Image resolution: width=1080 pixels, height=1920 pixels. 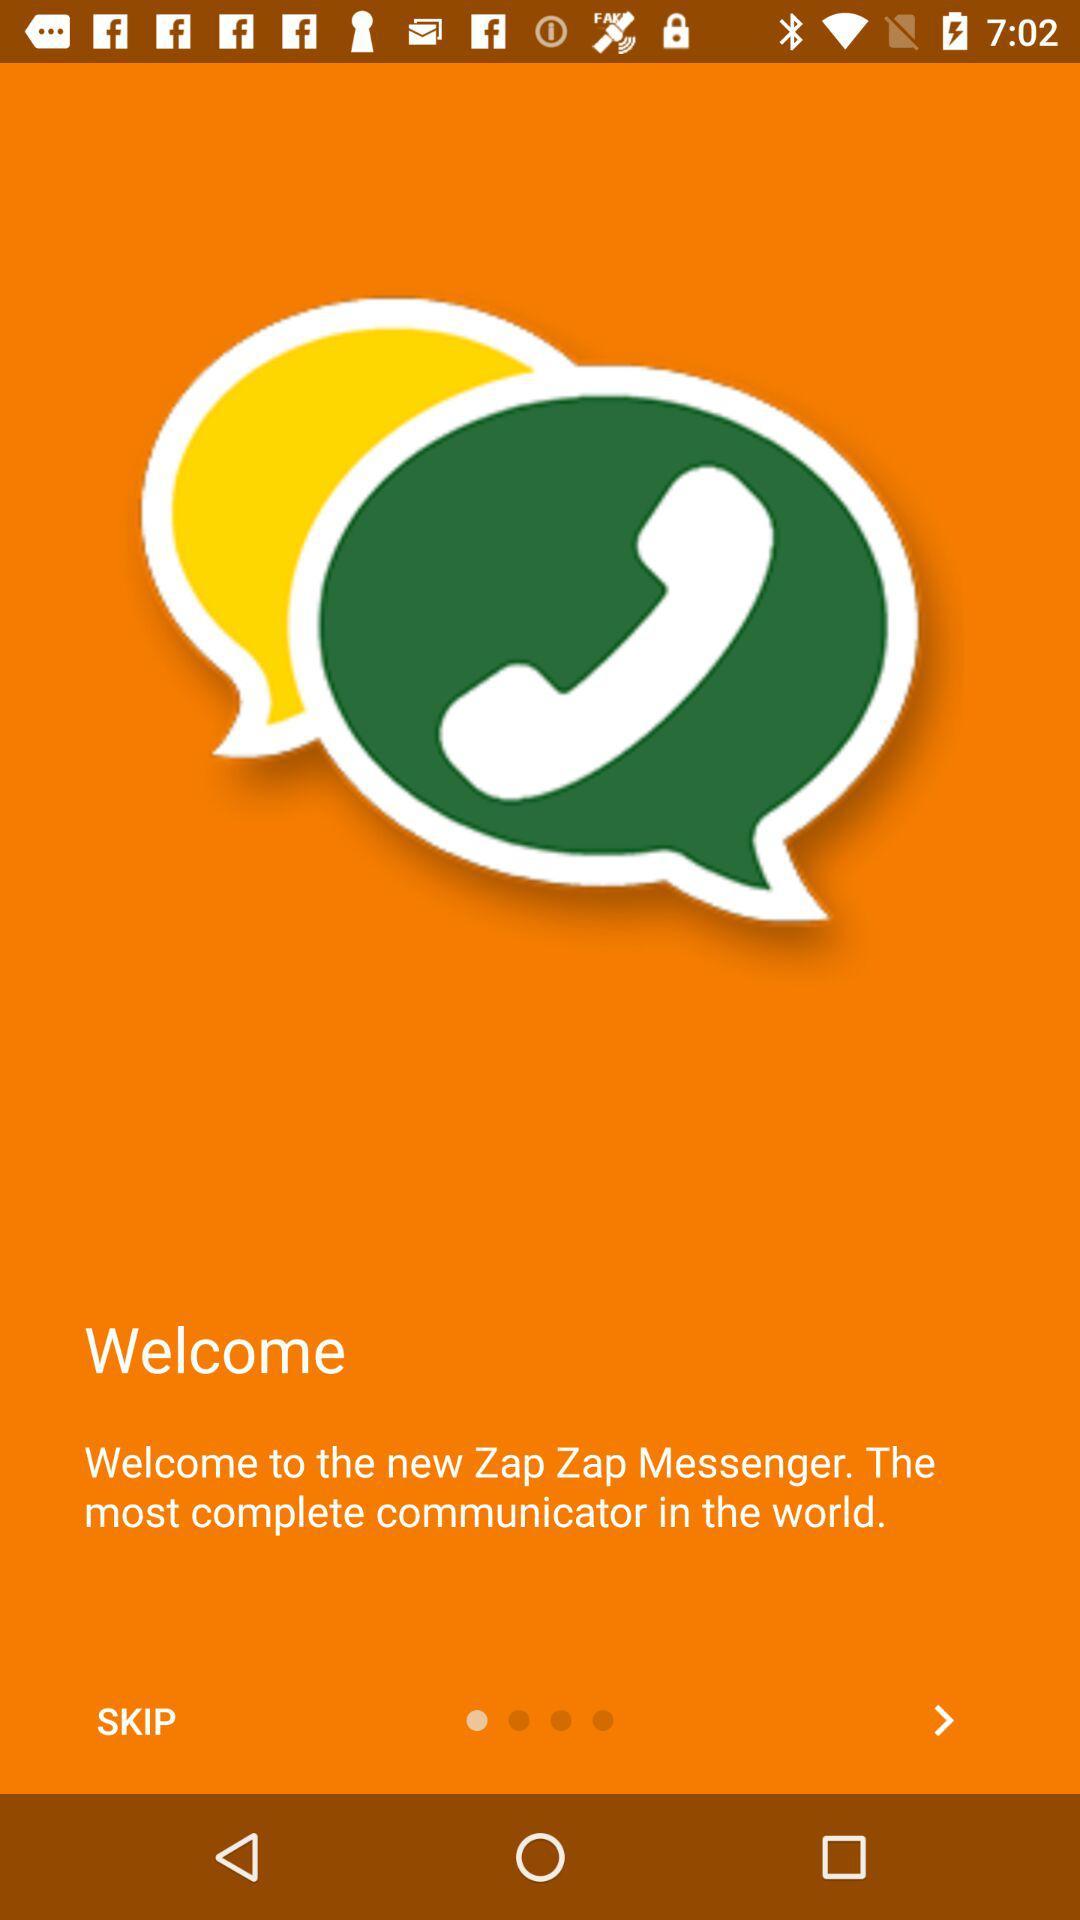 I want to click on next, so click(x=943, y=1719).